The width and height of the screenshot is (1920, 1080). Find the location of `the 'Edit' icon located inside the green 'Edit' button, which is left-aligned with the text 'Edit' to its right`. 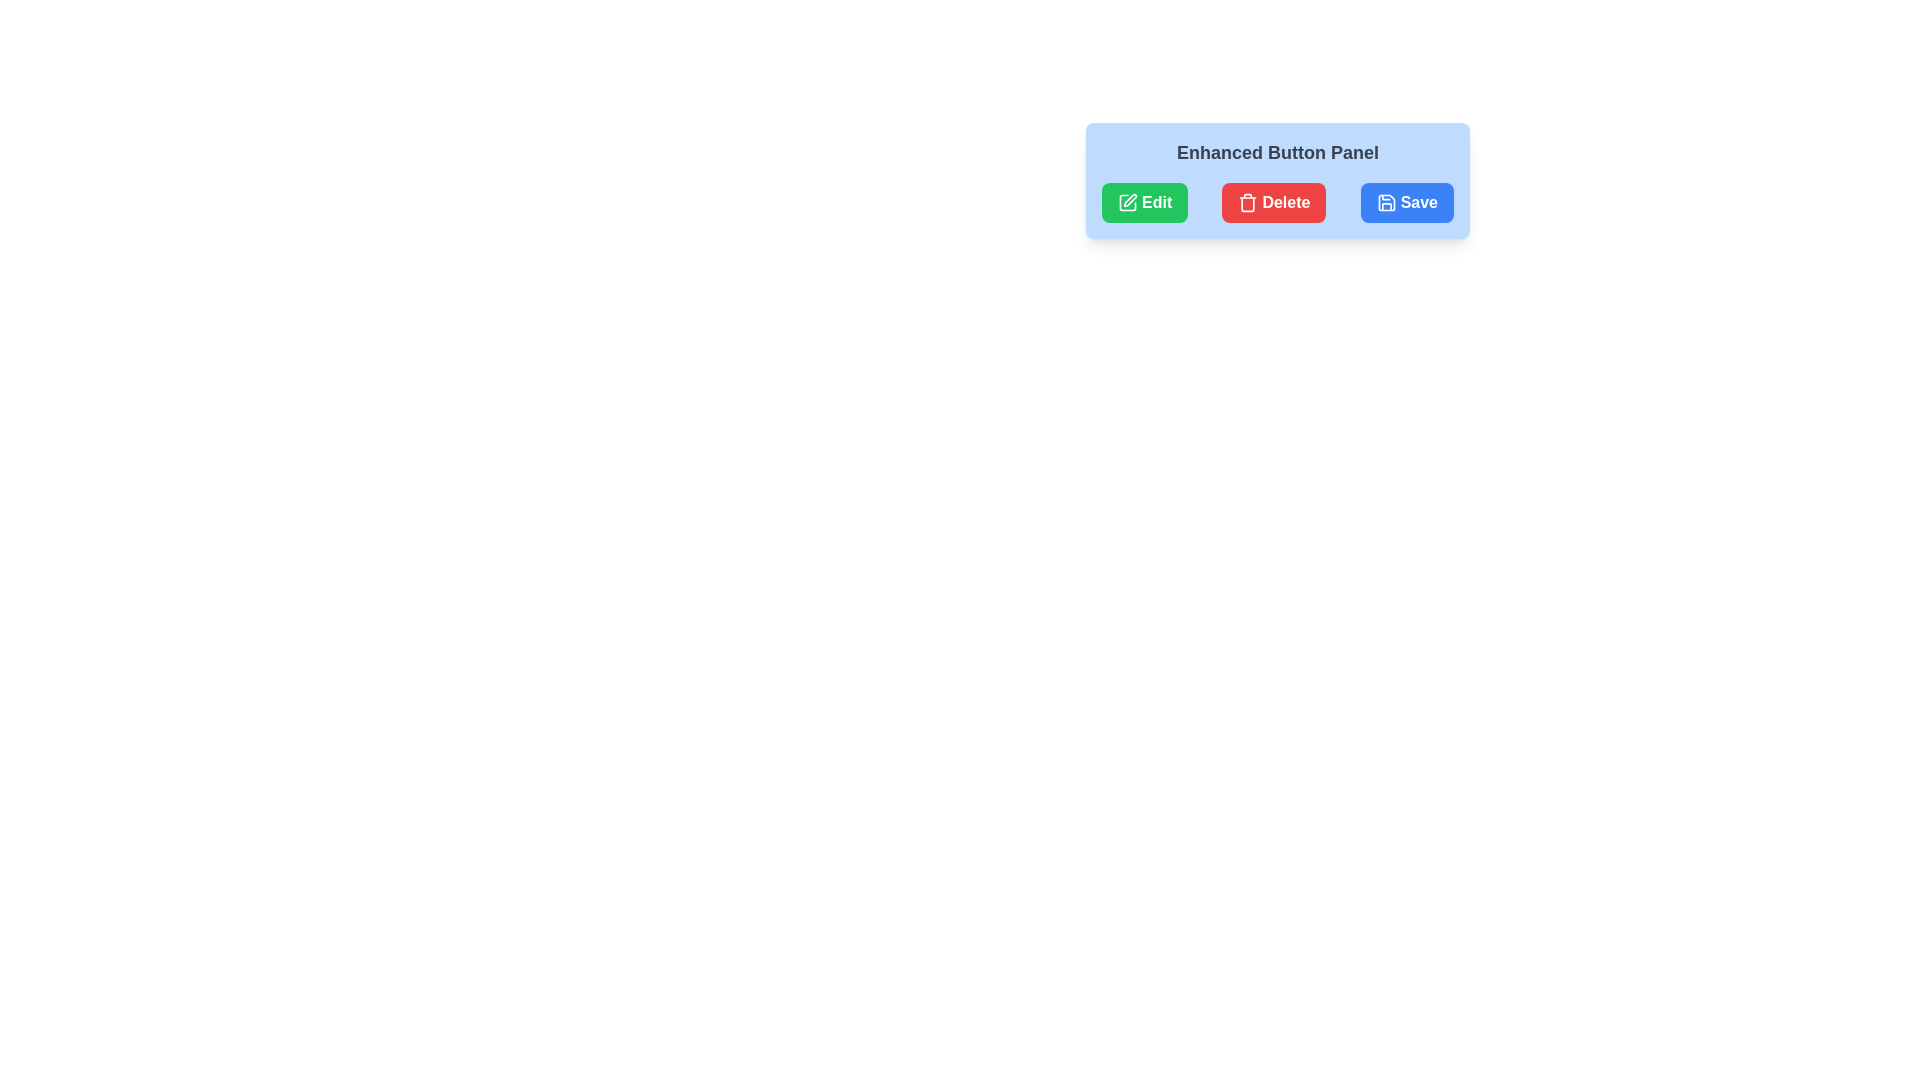

the 'Edit' icon located inside the green 'Edit' button, which is left-aligned with the text 'Edit' to its right is located at coordinates (1128, 203).